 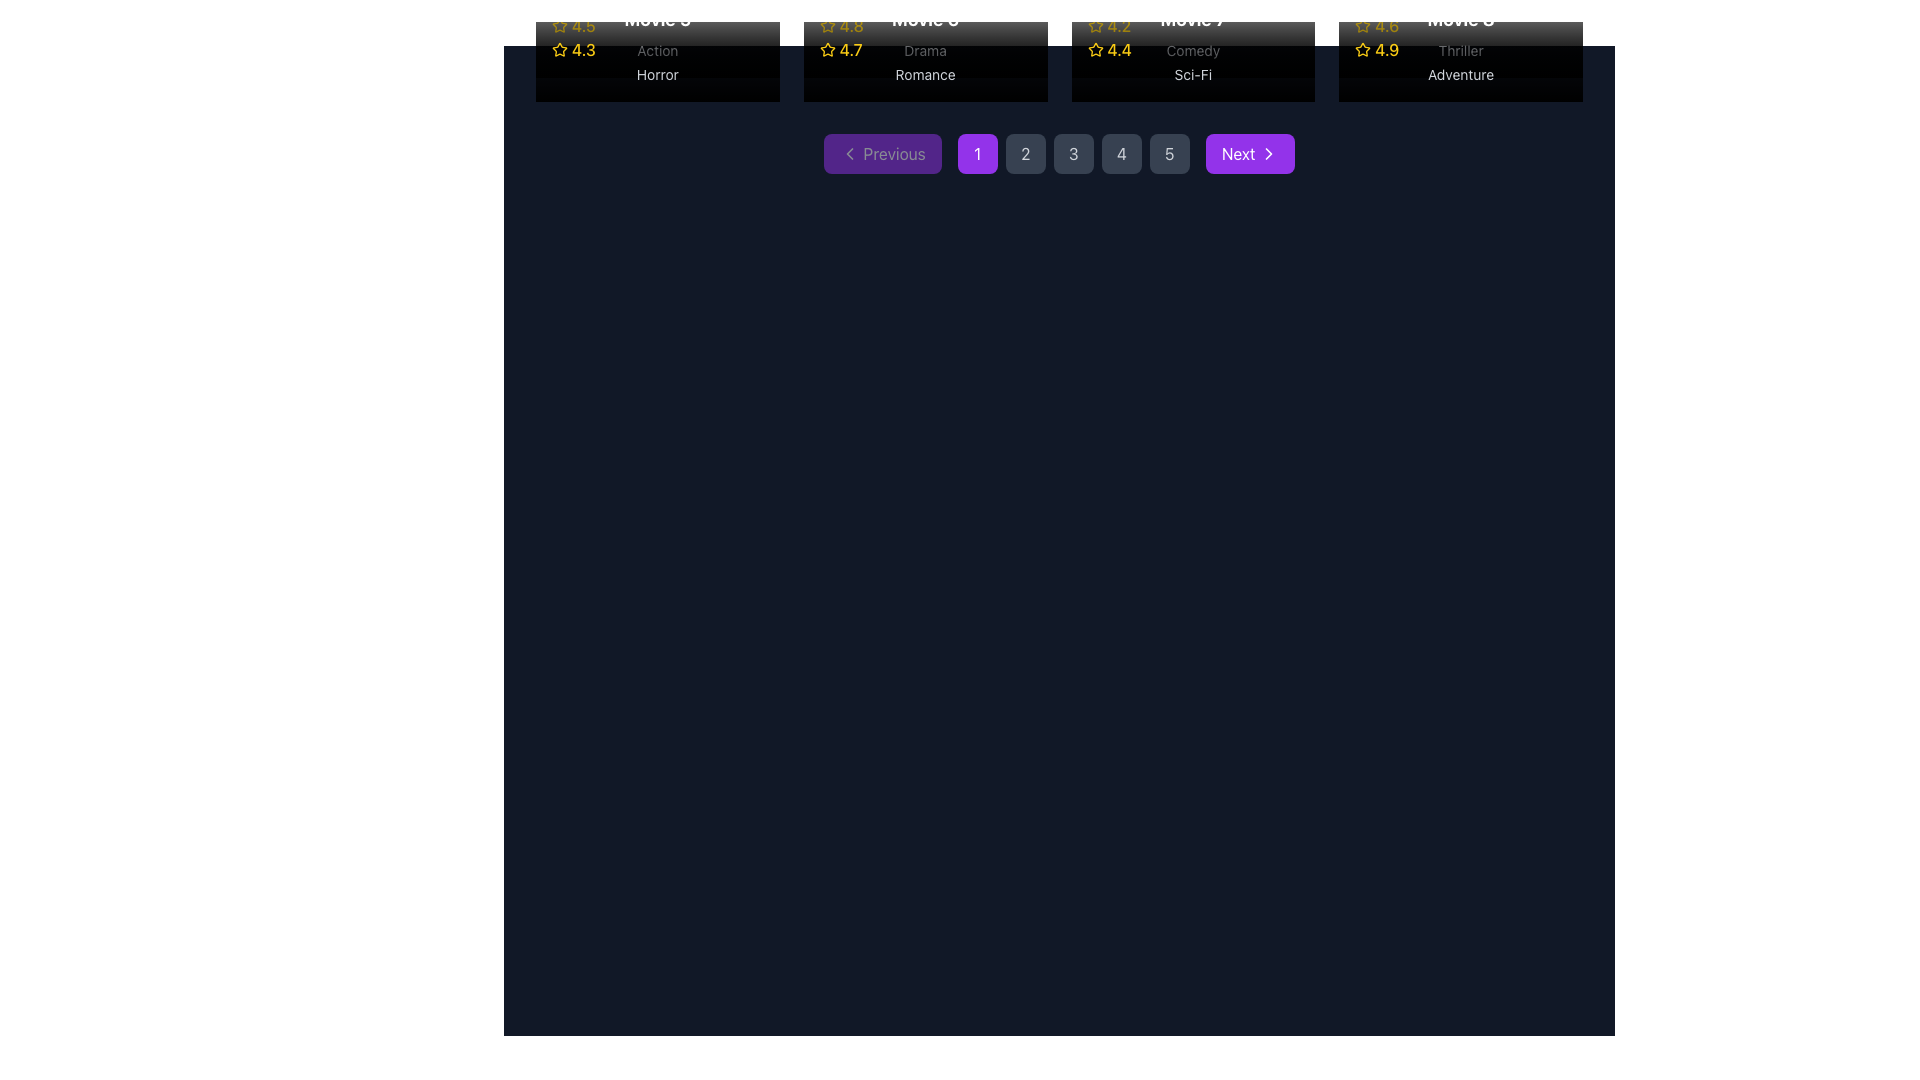 I want to click on rating value from the Rating indicator located below the title 'Movie 8' and above the genre label 'Adventure' in the card layout, so click(x=1461, y=49).